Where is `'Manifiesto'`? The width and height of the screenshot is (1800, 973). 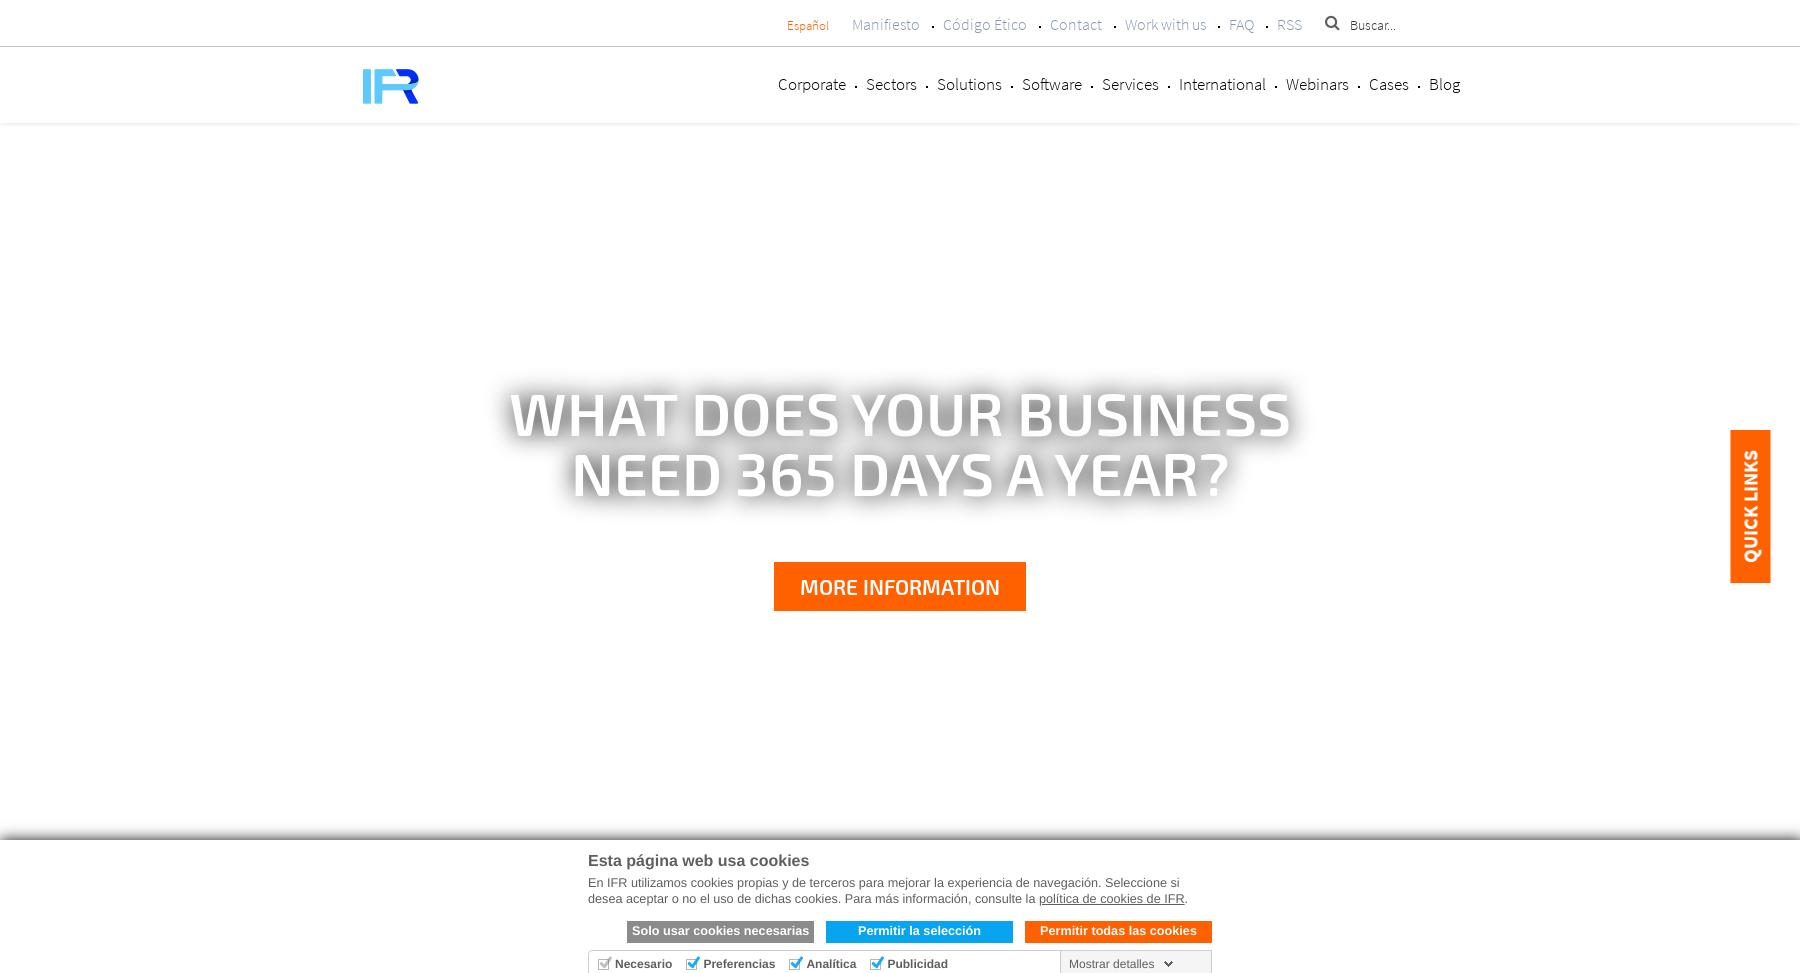 'Manifiesto' is located at coordinates (851, 24).